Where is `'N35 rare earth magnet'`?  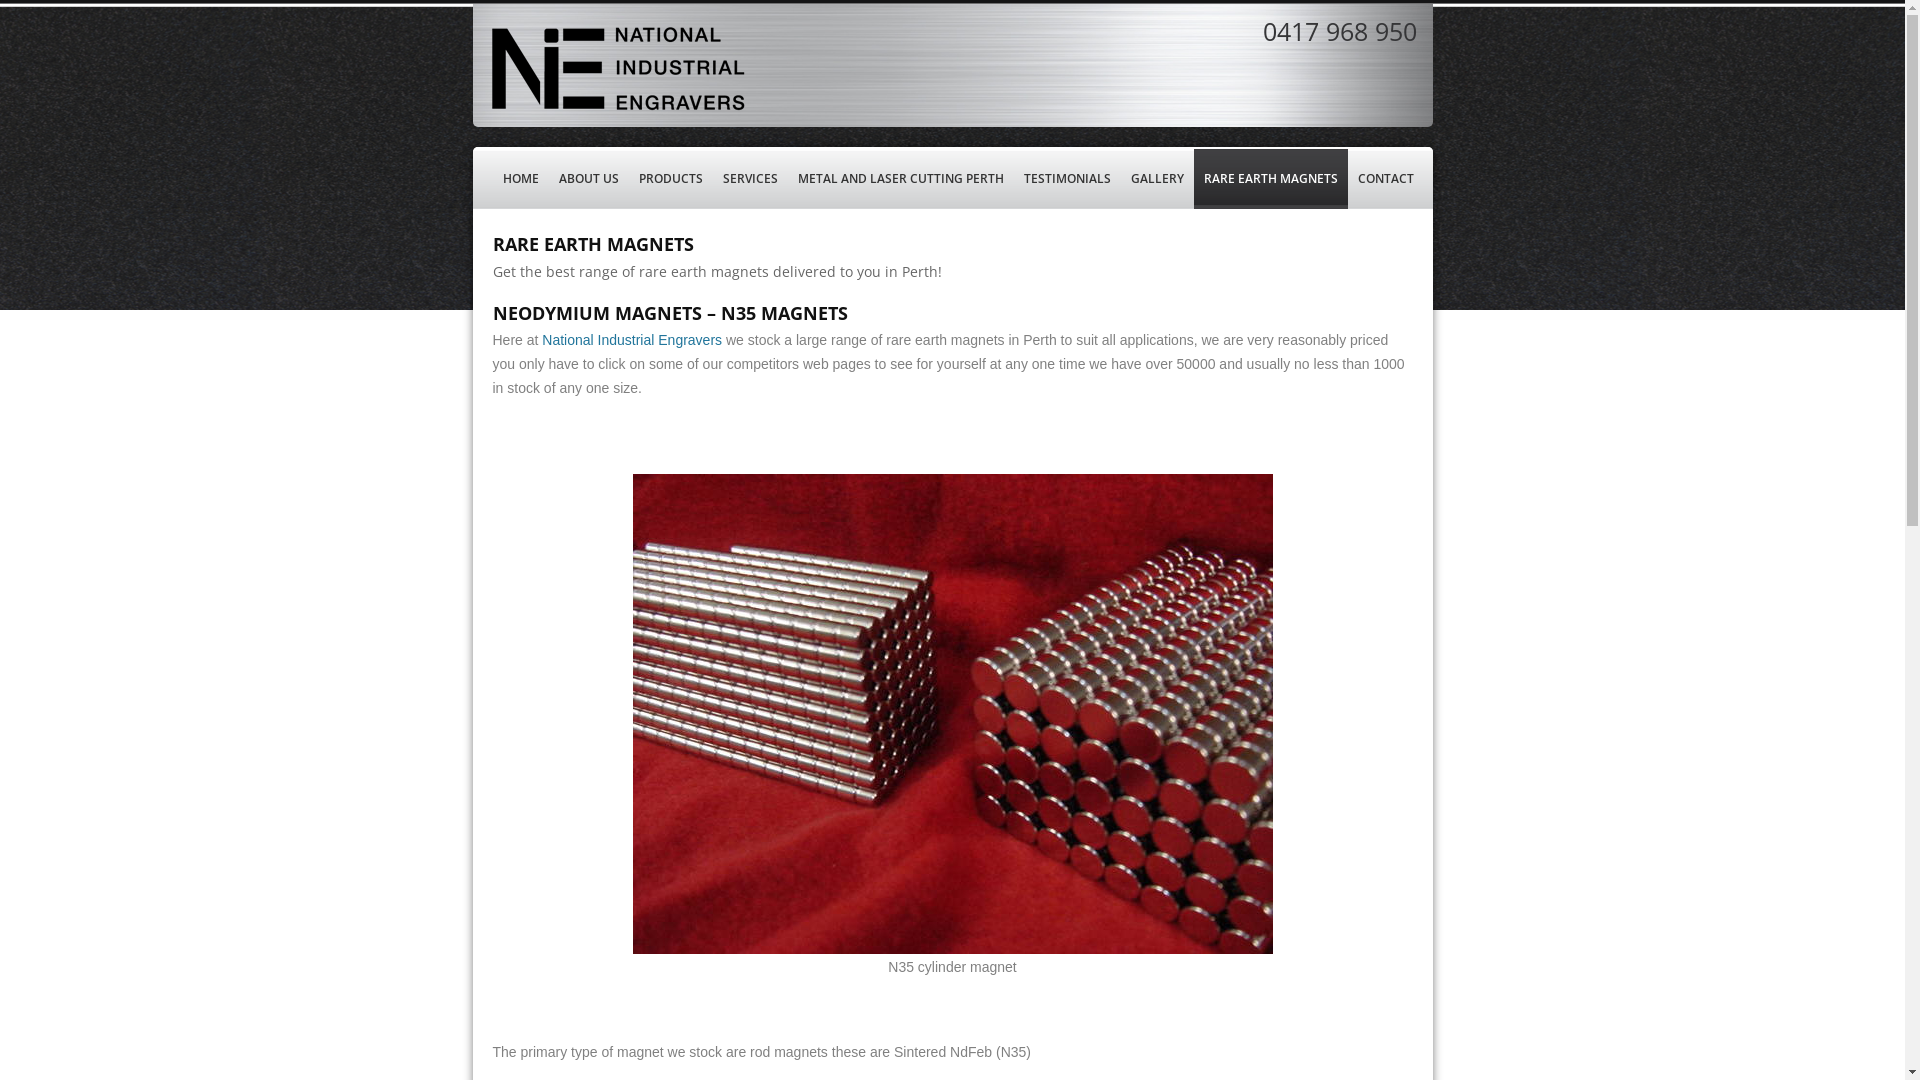
'N35 rare earth magnet' is located at coordinates (950, 712).